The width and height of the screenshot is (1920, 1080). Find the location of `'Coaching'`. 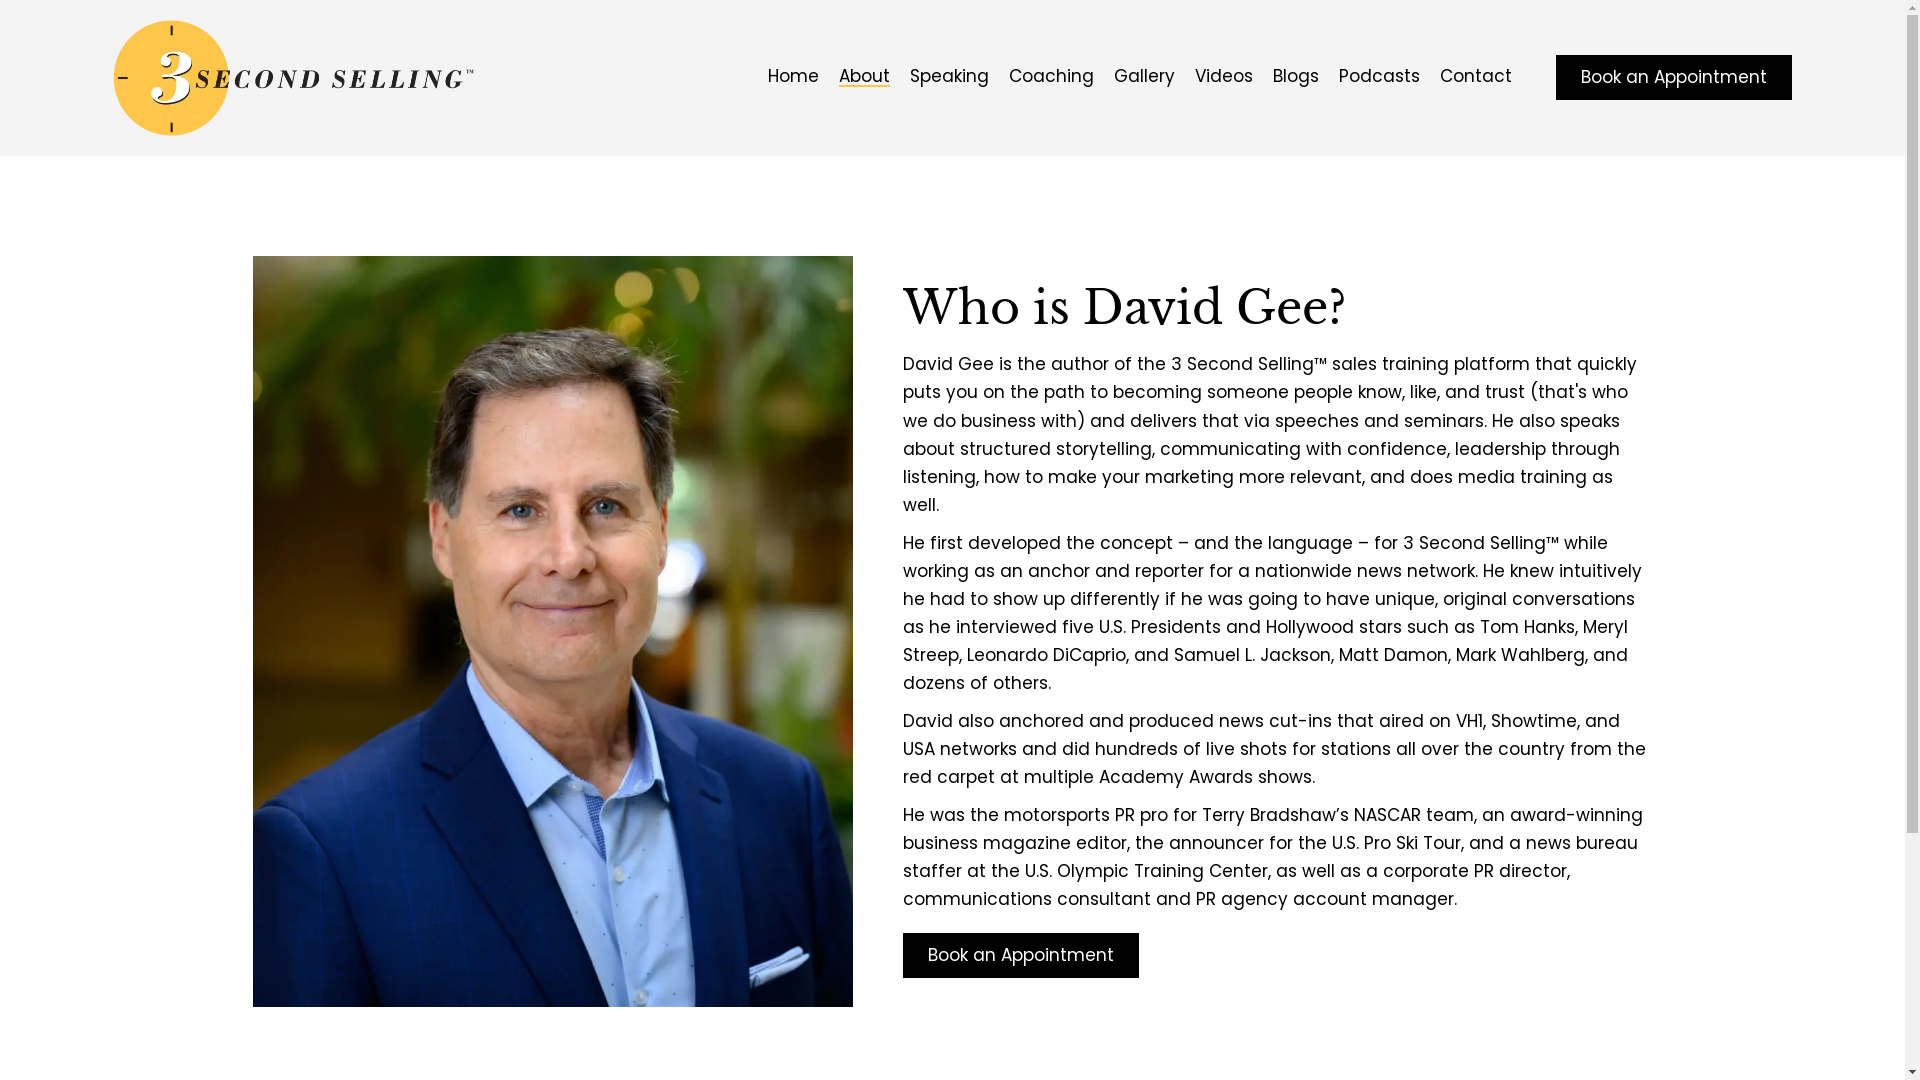

'Coaching' is located at coordinates (1008, 76).